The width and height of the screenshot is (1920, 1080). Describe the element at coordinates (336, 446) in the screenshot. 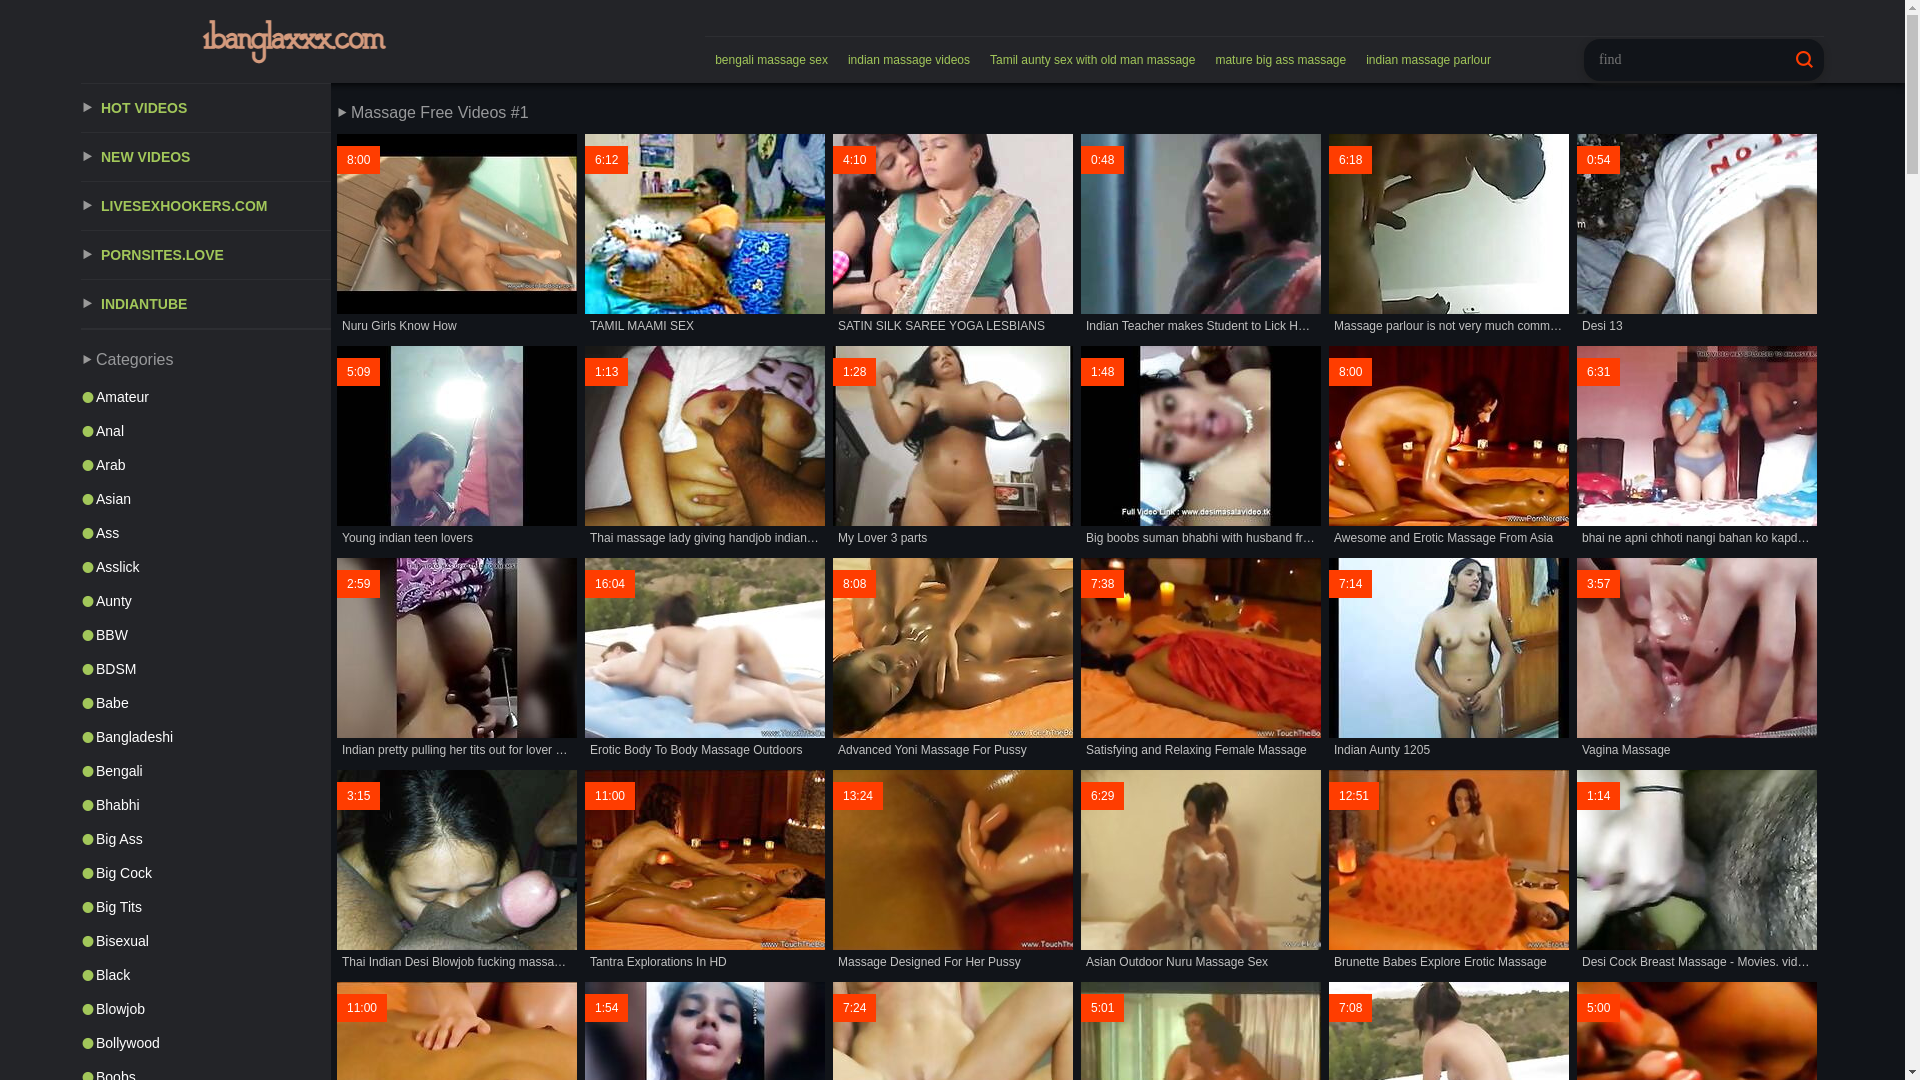

I see `'5:09` at that location.